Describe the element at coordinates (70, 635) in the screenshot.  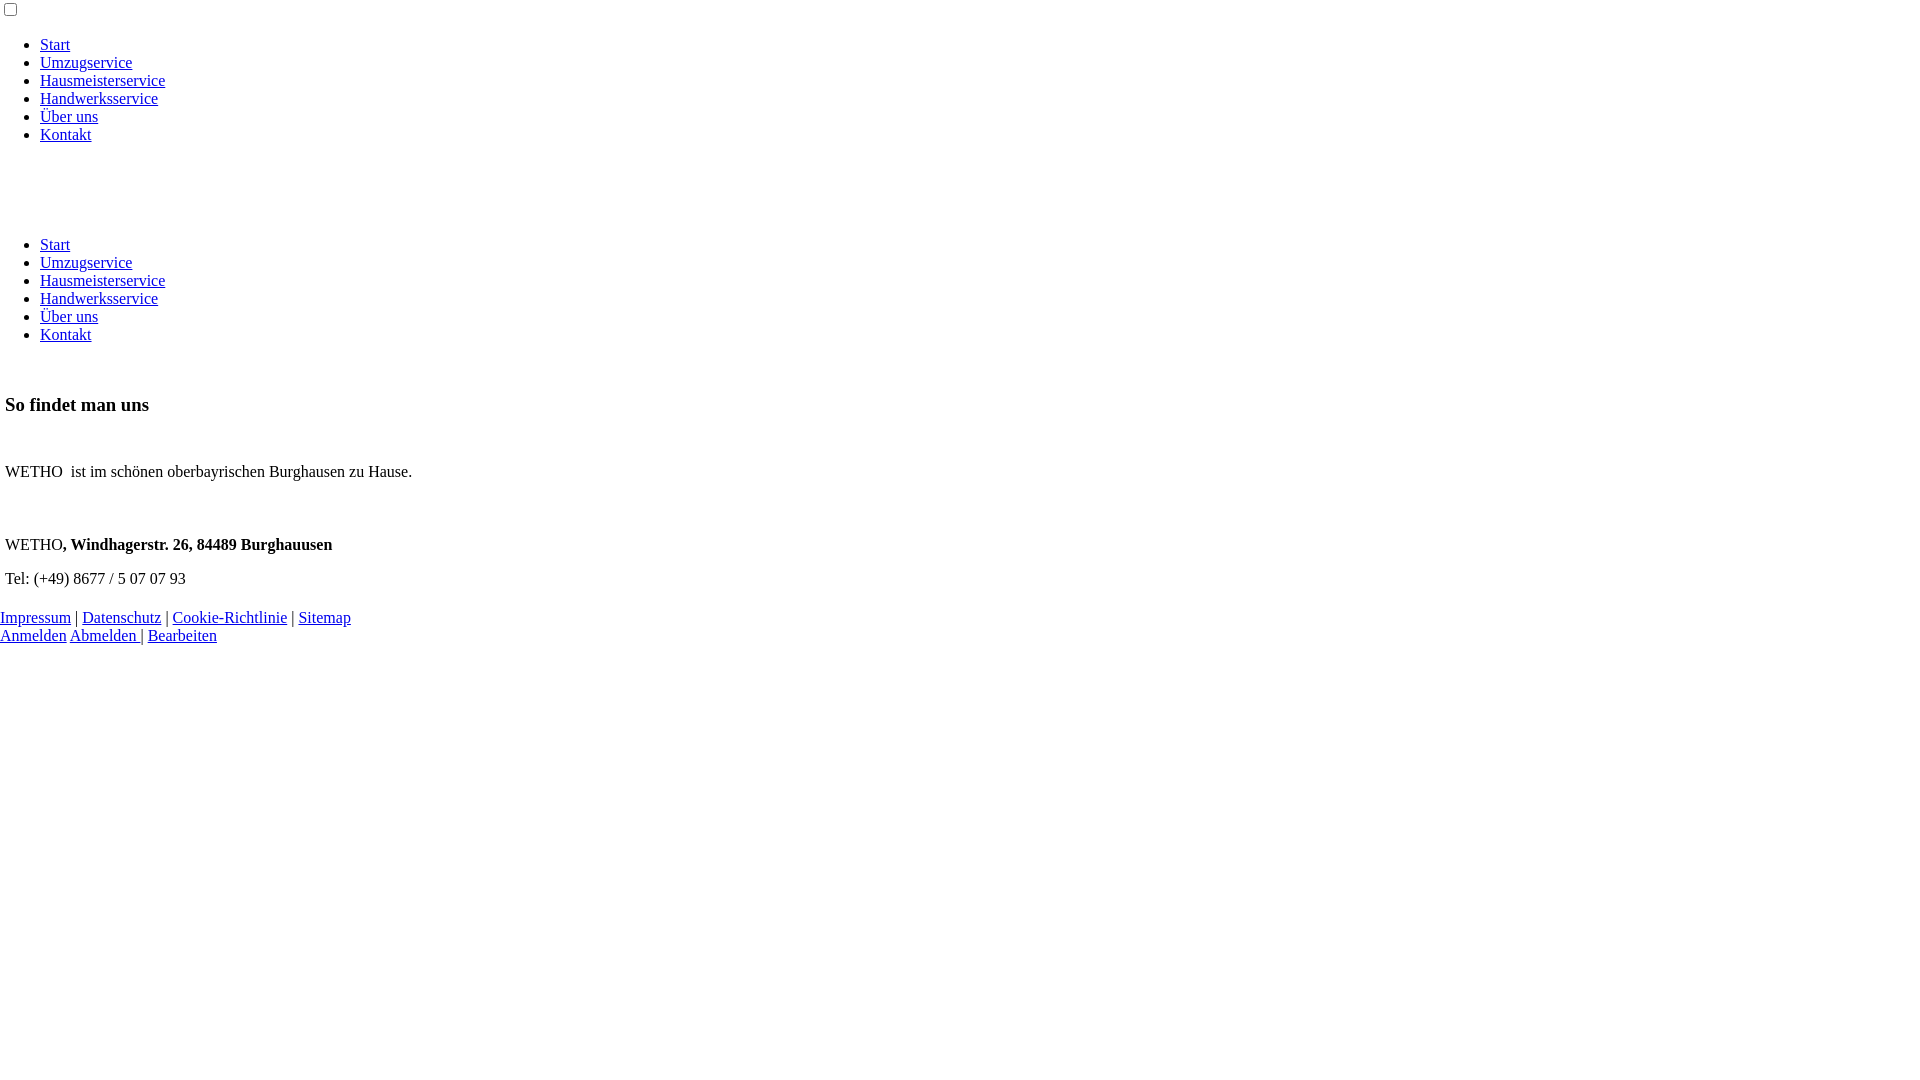
I see `'Abmelden'` at that location.